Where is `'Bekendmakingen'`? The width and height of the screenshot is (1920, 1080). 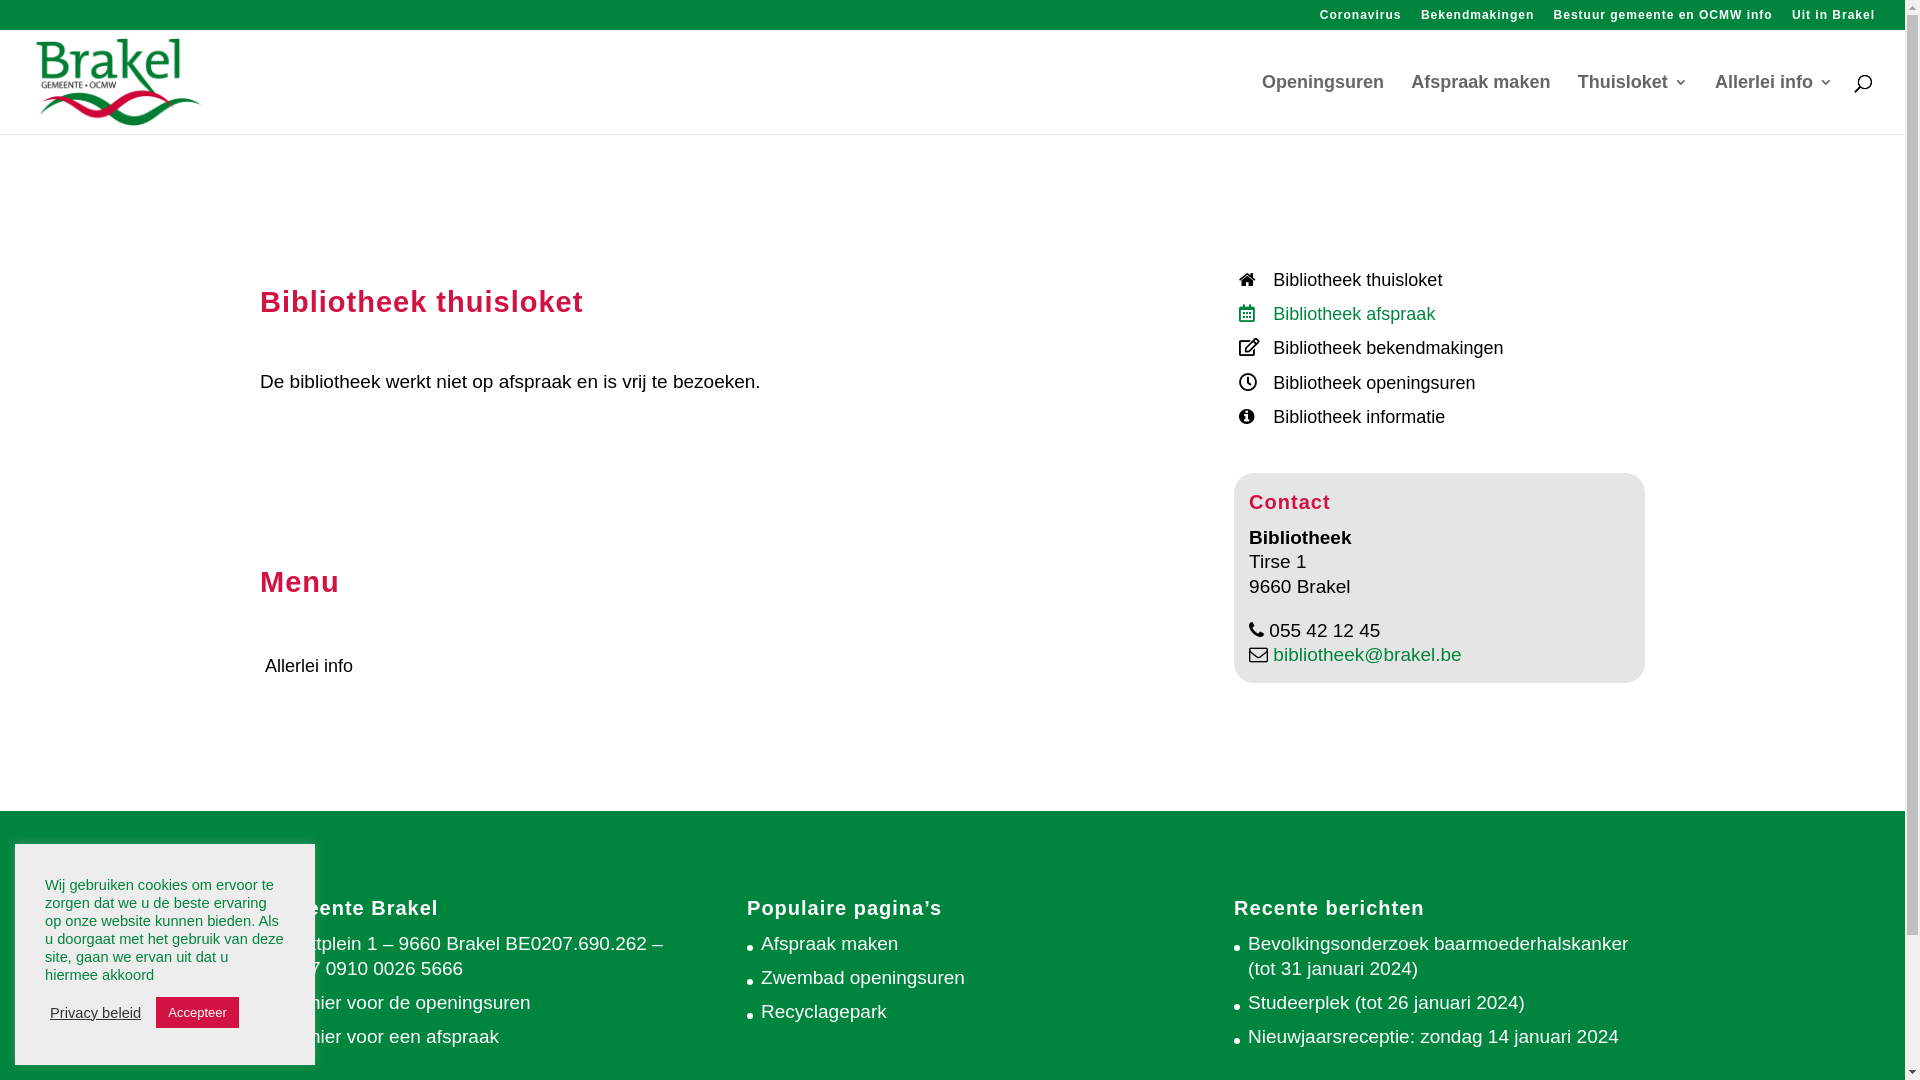
'Bekendmakingen' is located at coordinates (1419, 19).